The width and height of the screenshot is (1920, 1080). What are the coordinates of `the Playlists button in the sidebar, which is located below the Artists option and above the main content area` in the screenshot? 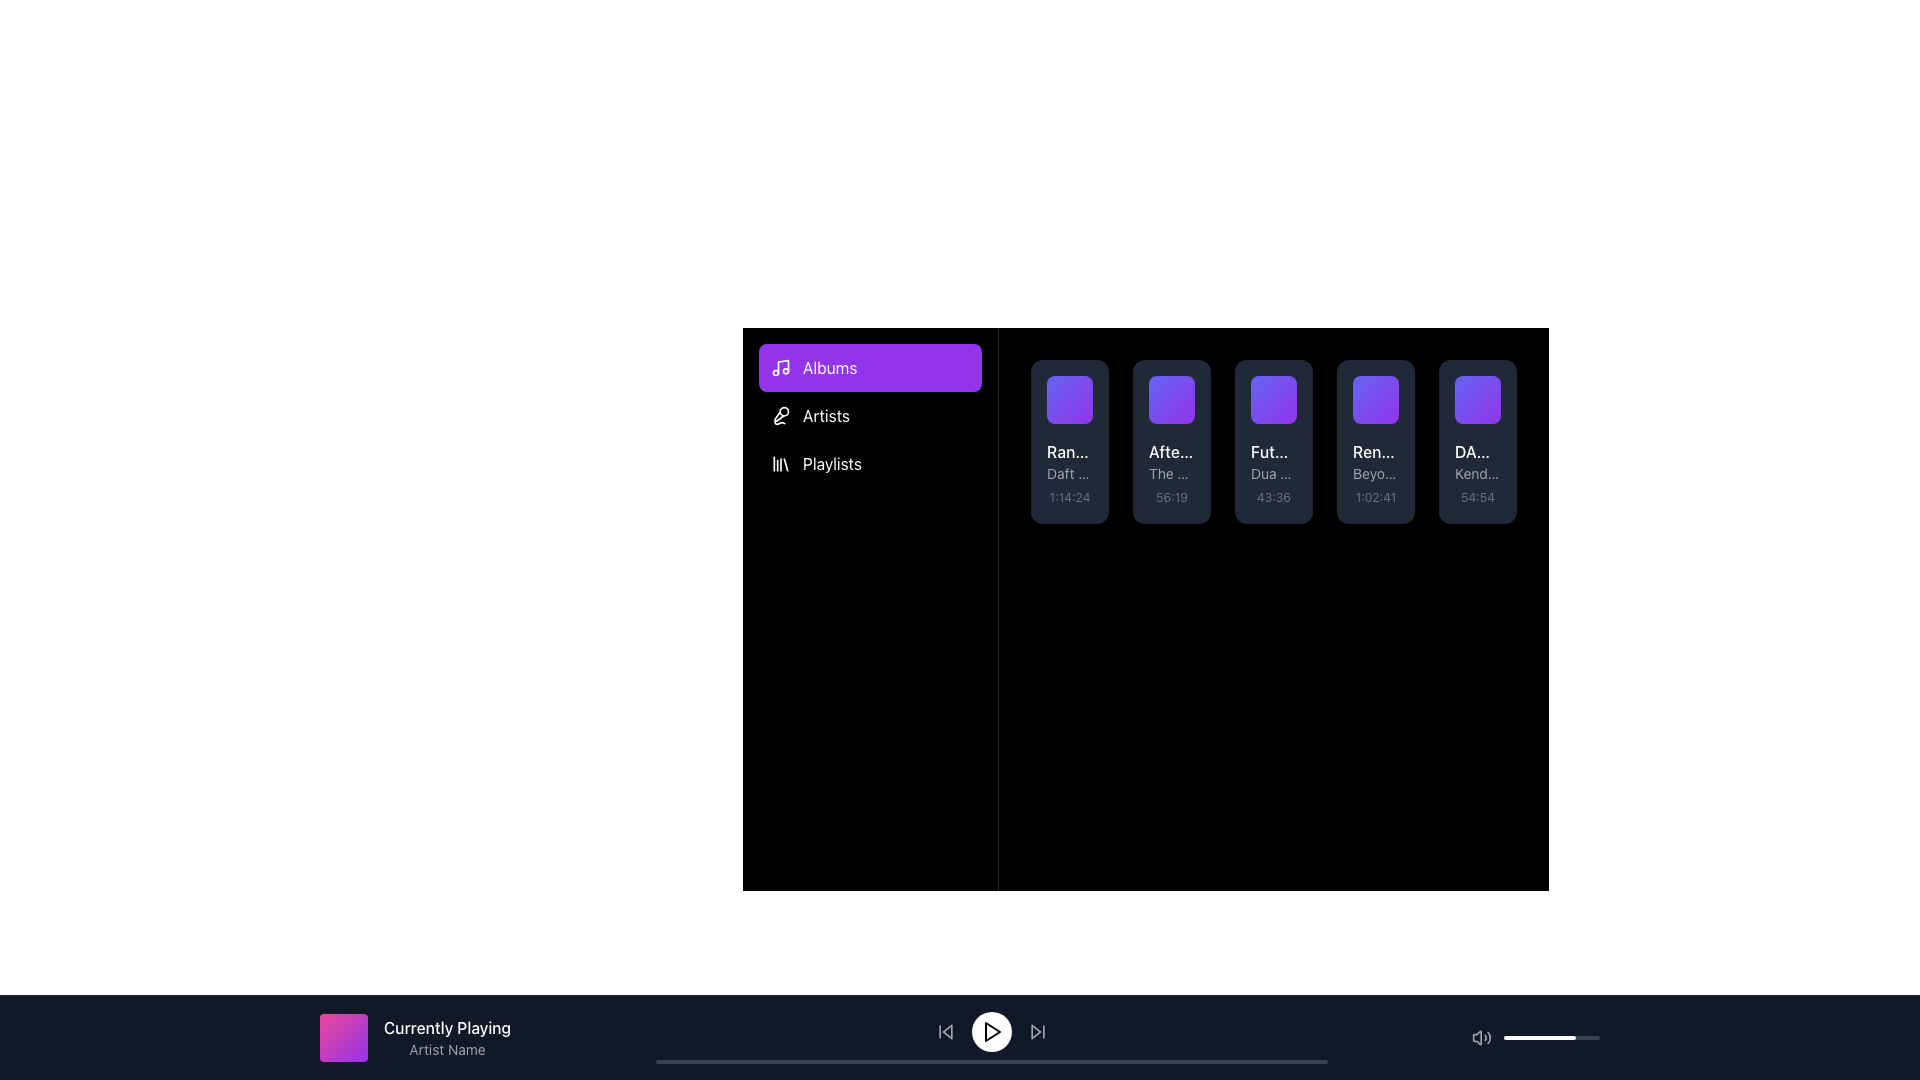 It's located at (870, 463).